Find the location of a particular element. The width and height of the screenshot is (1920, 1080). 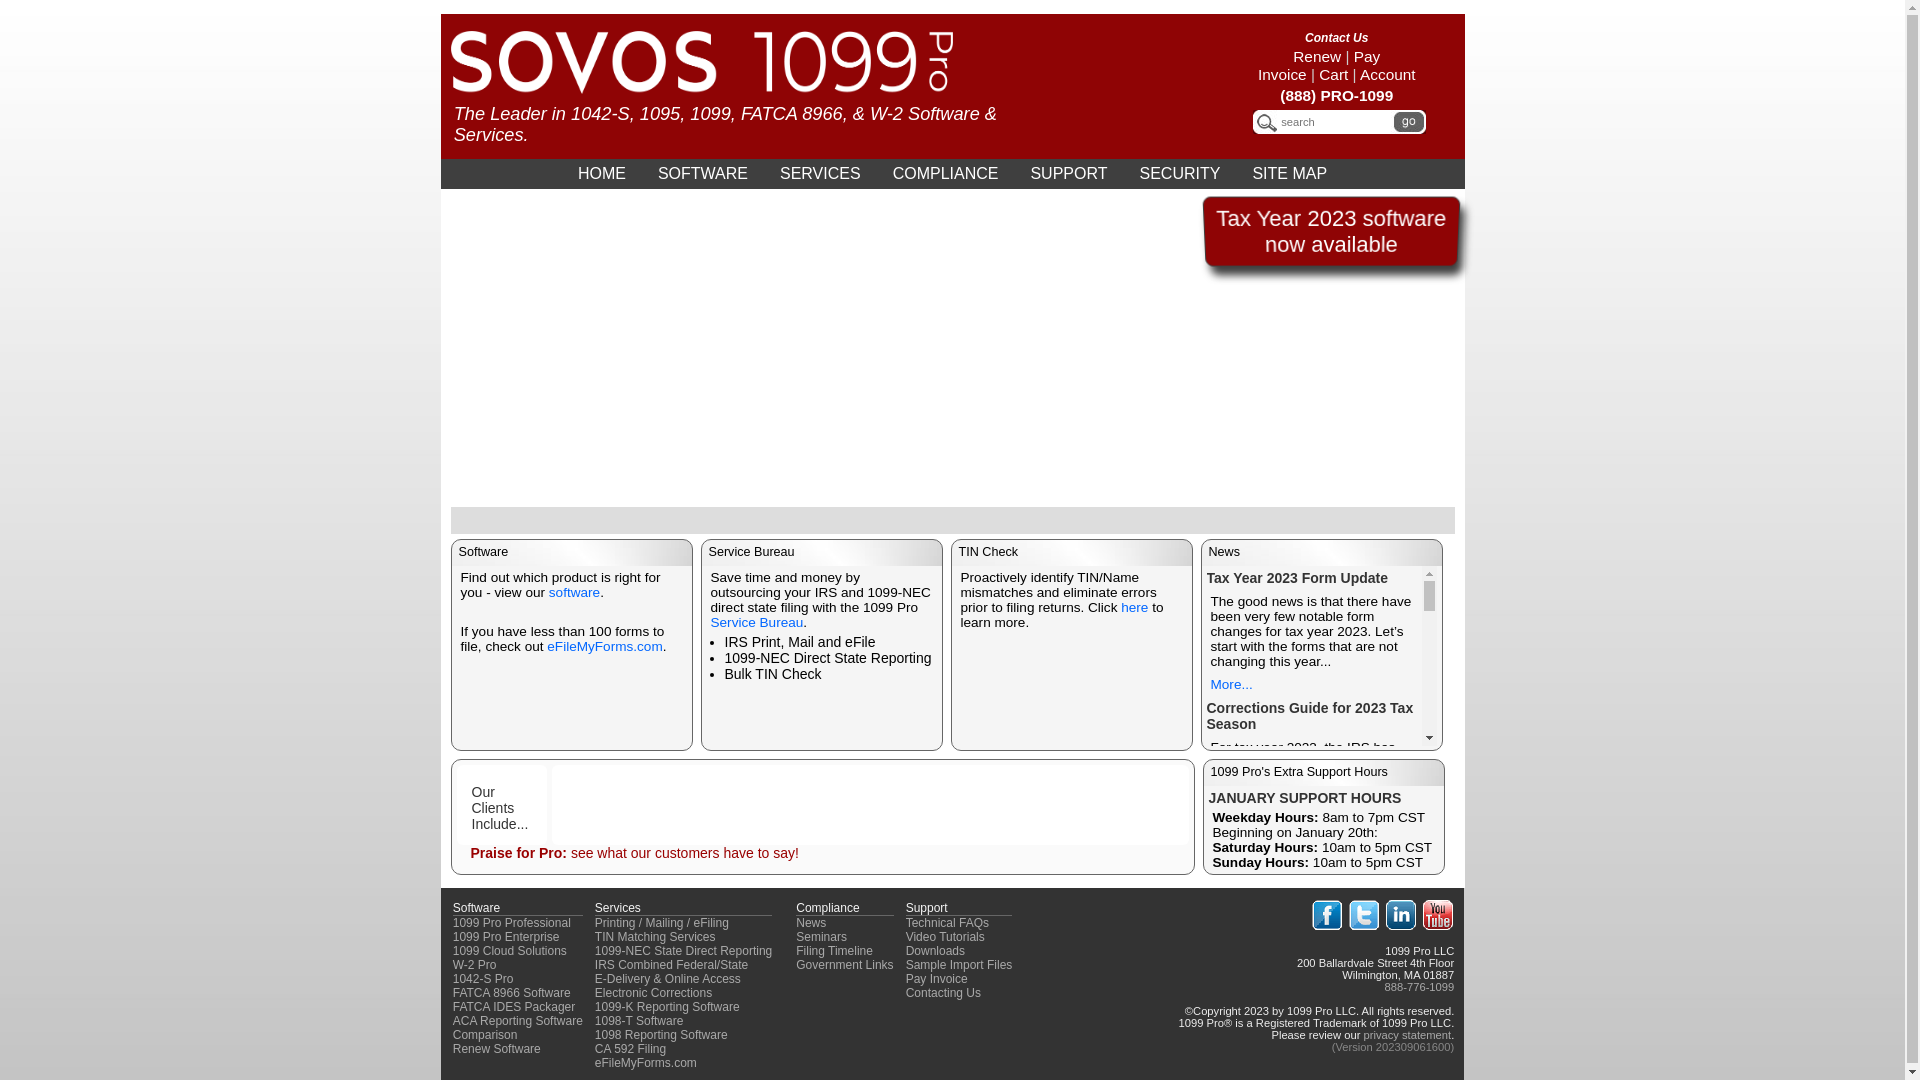

'FATCA 8966 Software' is located at coordinates (512, 992).